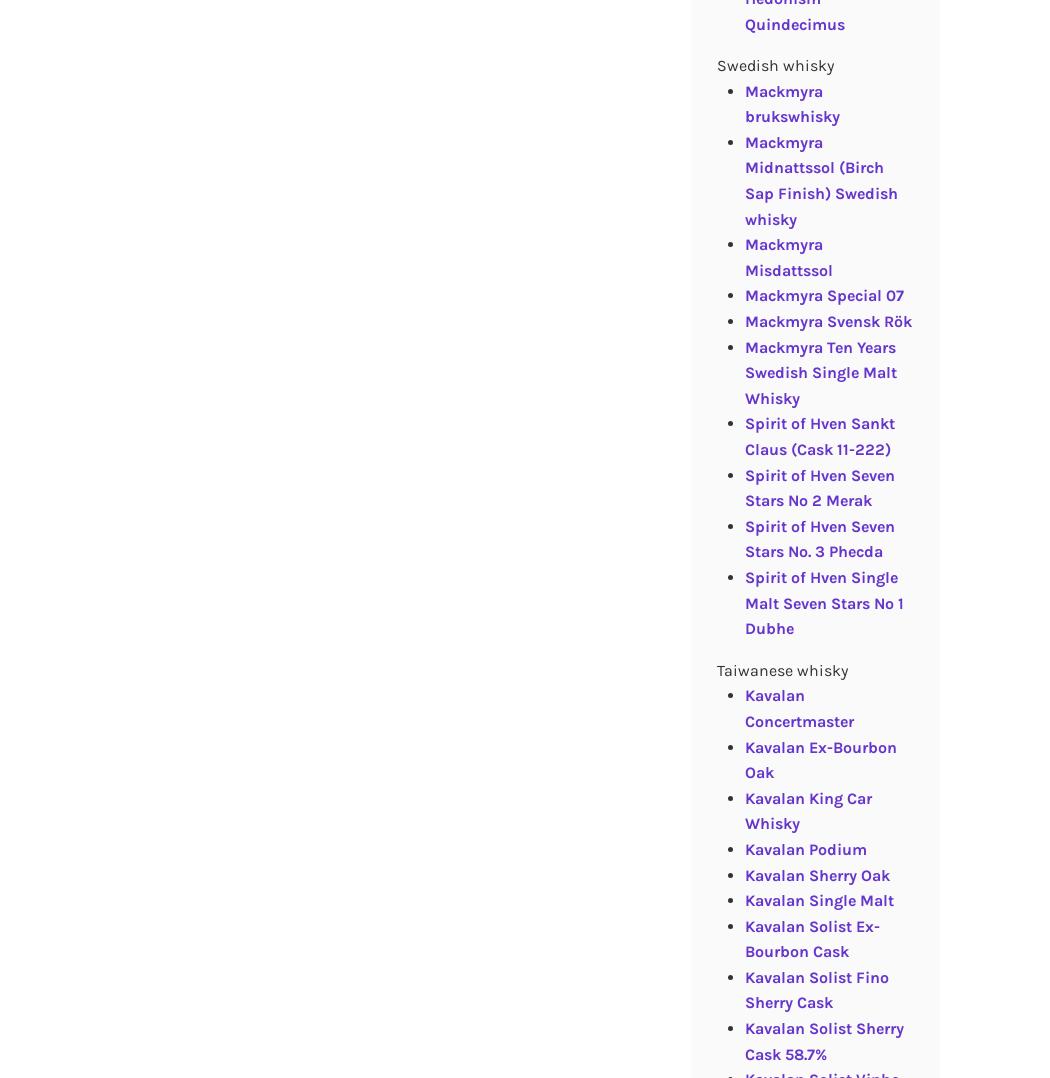  I want to click on 'Mackmyra Ten Years Swedish Single Malt Whisky', so click(819, 372).